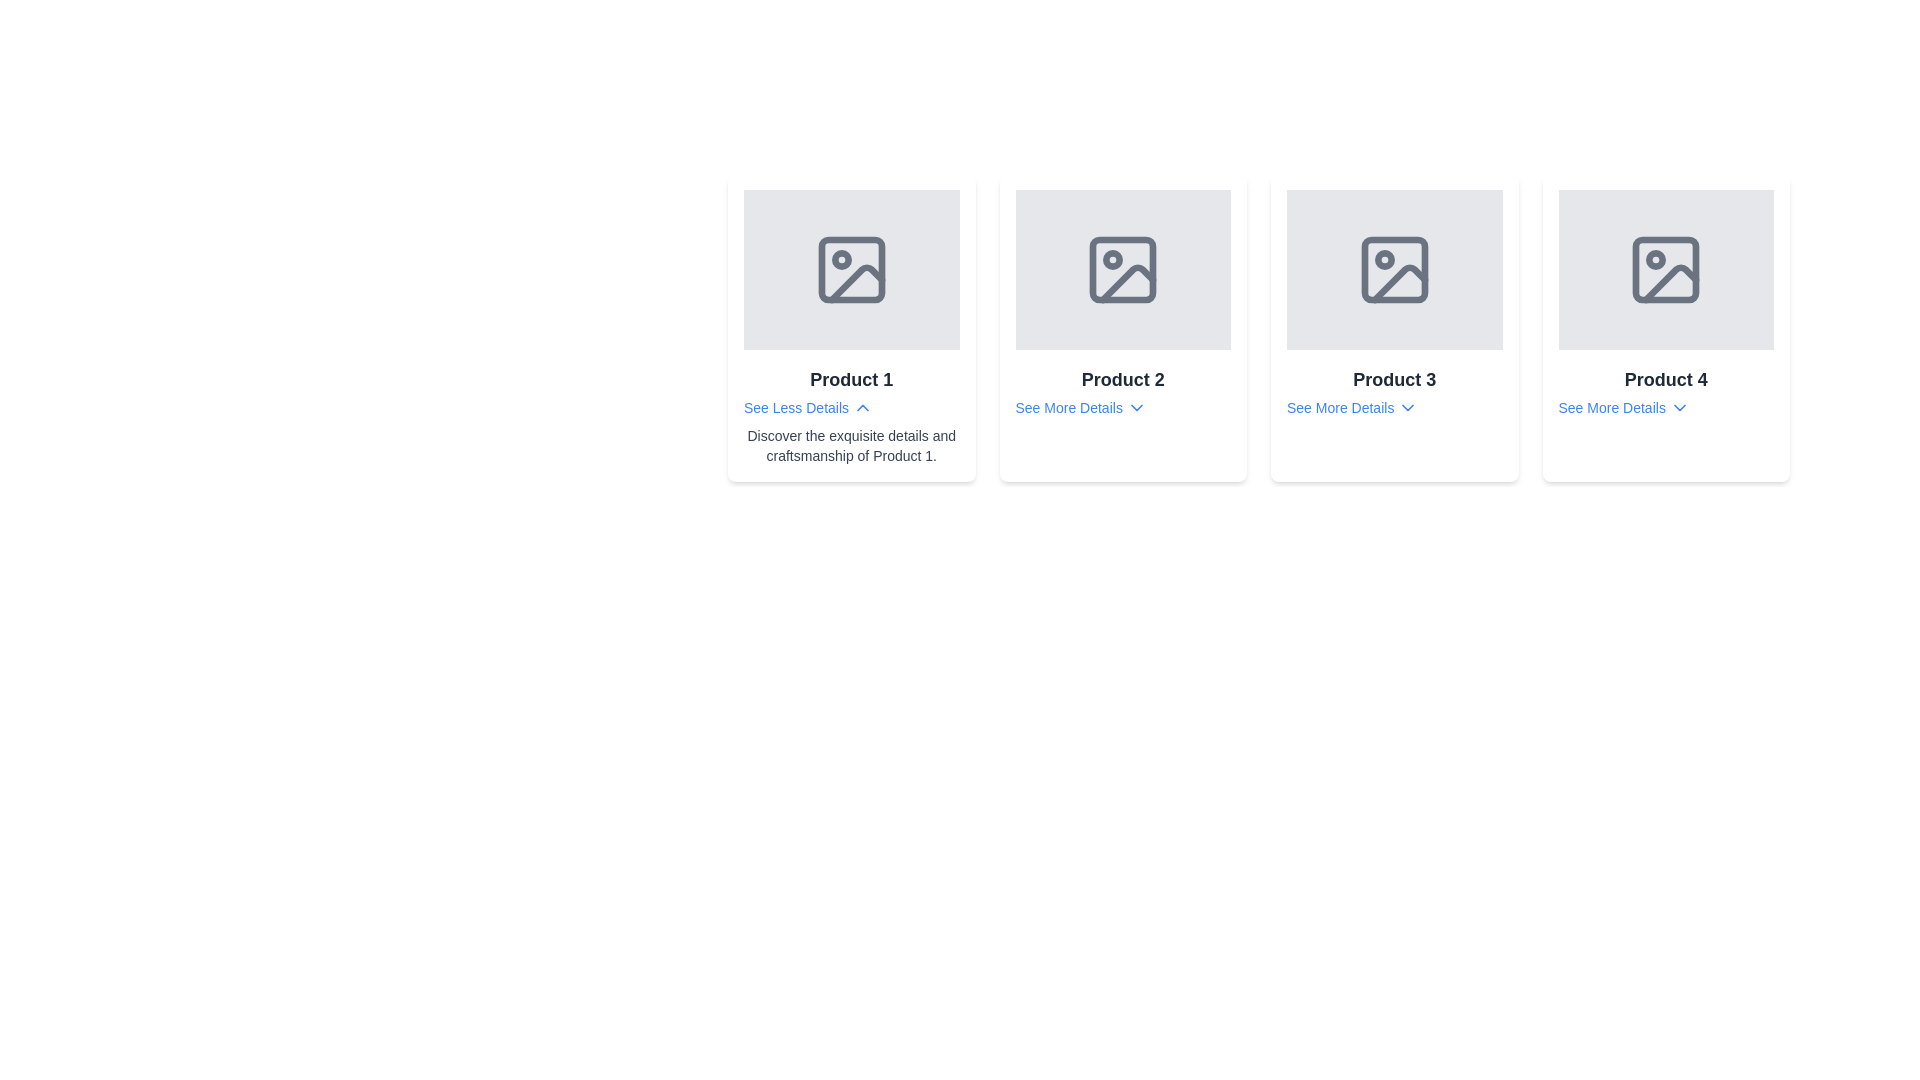  Describe the element at coordinates (1393, 380) in the screenshot. I see `the 'Product 3' text label, which is displayed in bold and larger font within a white card layout, centrally positioned below an image placeholder and above the 'See More Details' link` at that location.